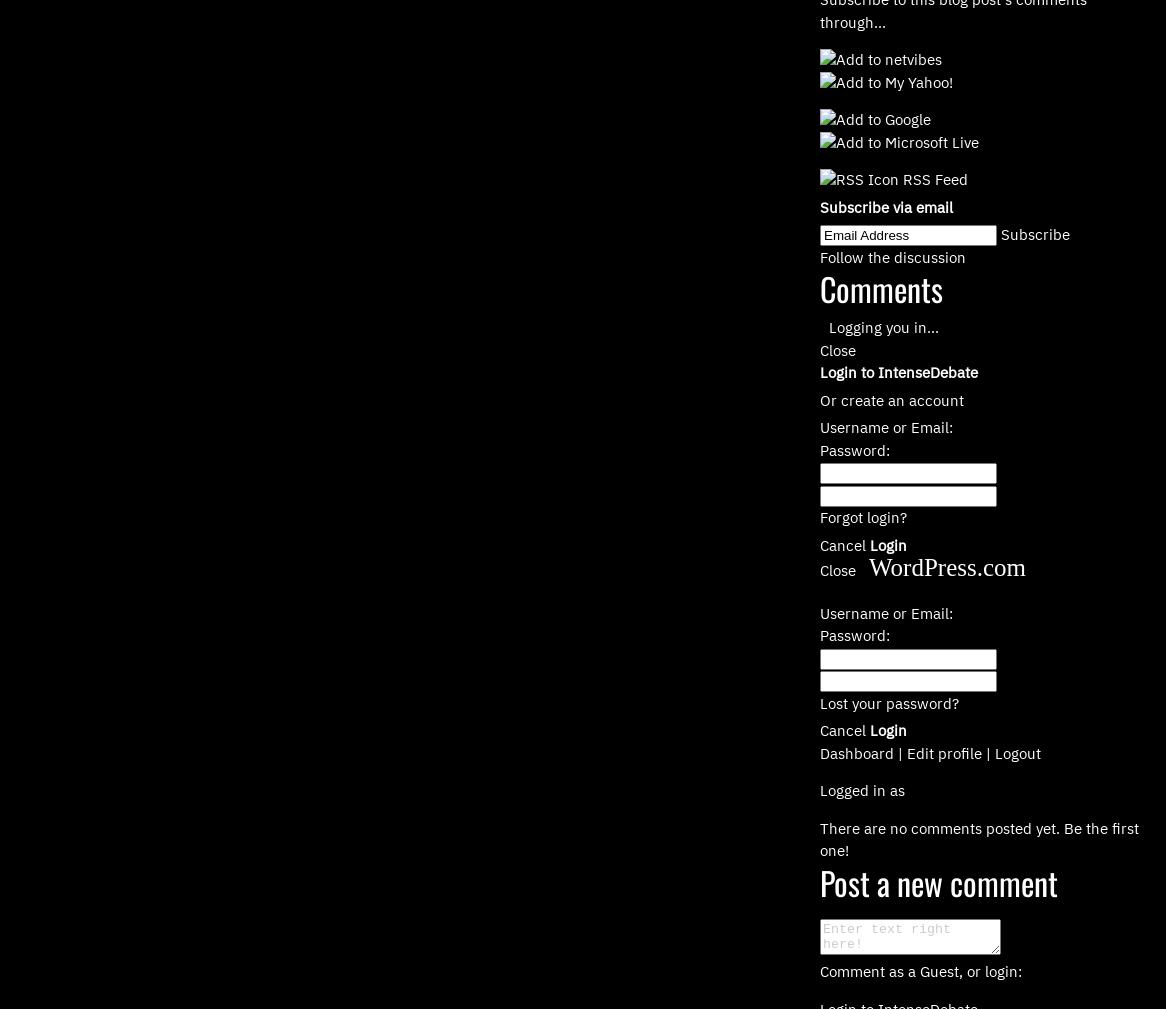 The image size is (1166, 1009). I want to click on 'create an account', so click(901, 398).